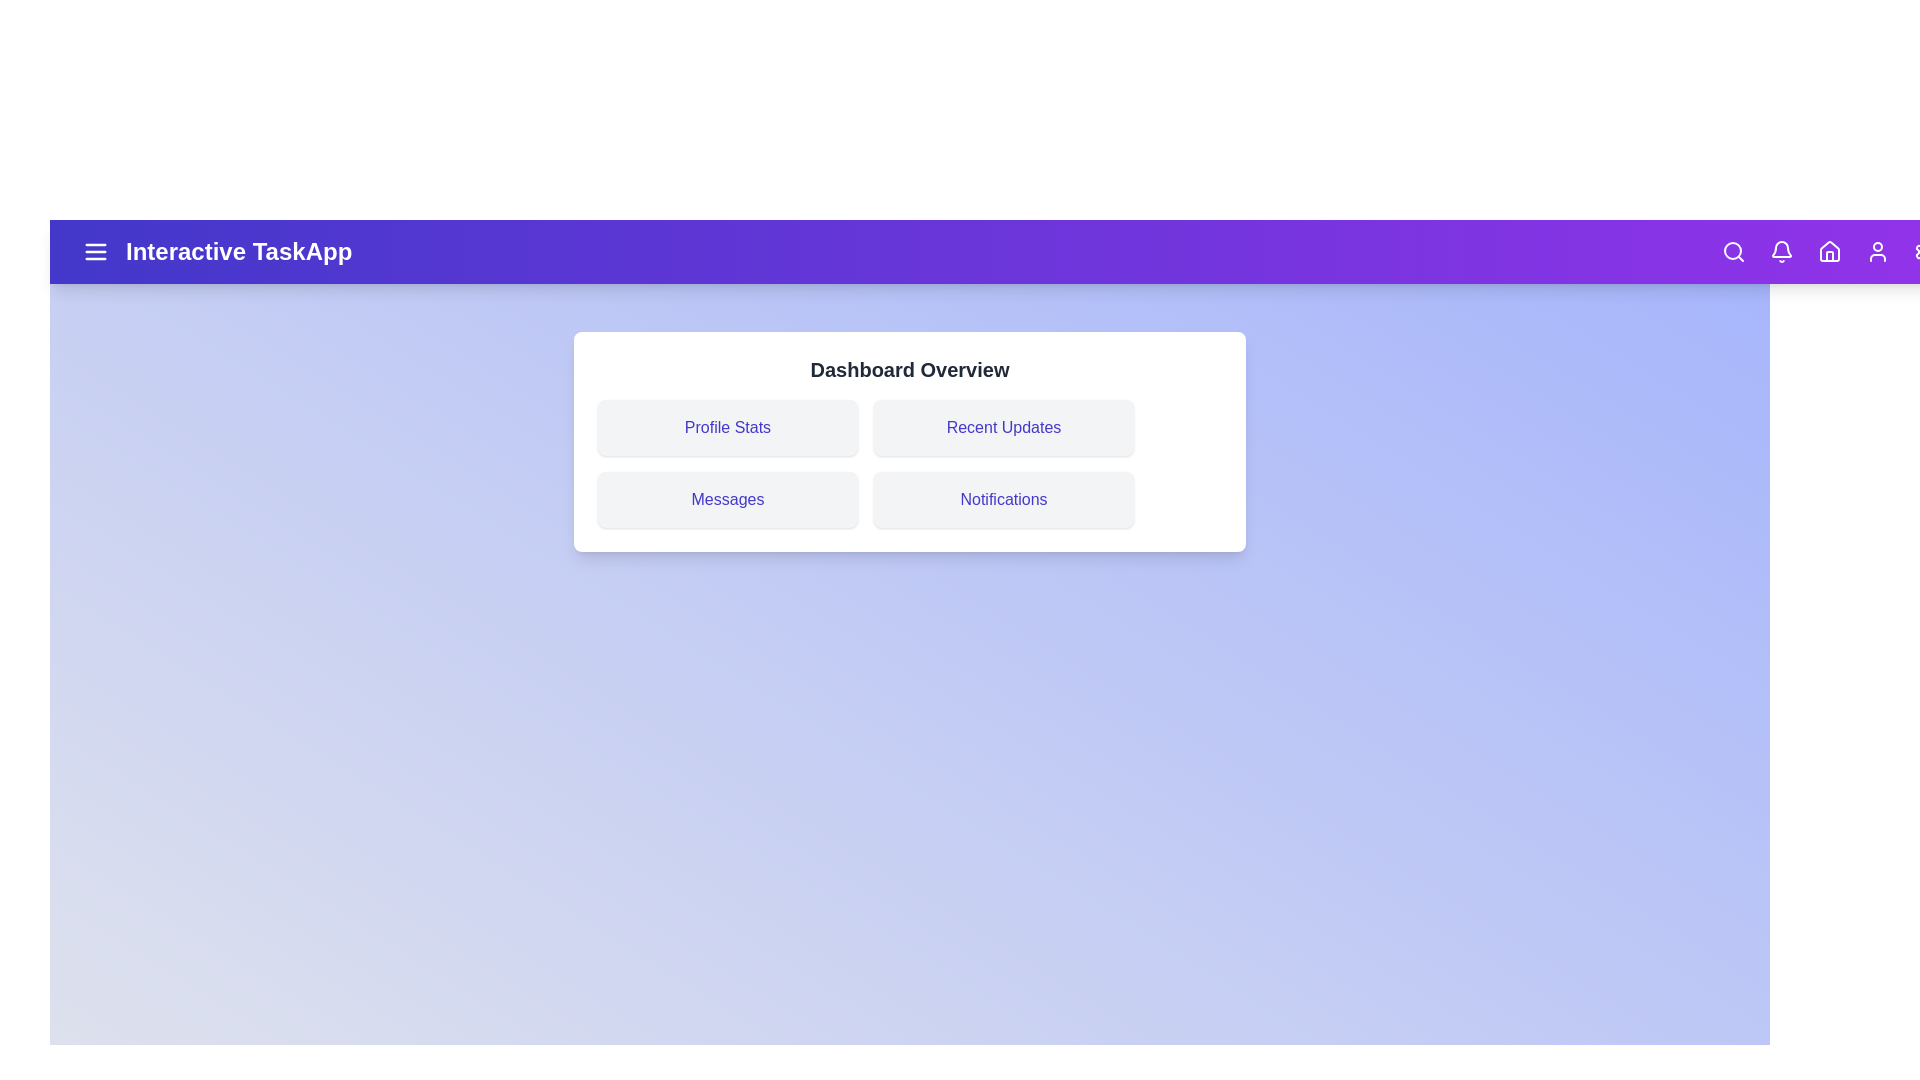  What do you see at coordinates (727, 427) in the screenshot?
I see `the 'Profile Stats' section to interact with it` at bounding box center [727, 427].